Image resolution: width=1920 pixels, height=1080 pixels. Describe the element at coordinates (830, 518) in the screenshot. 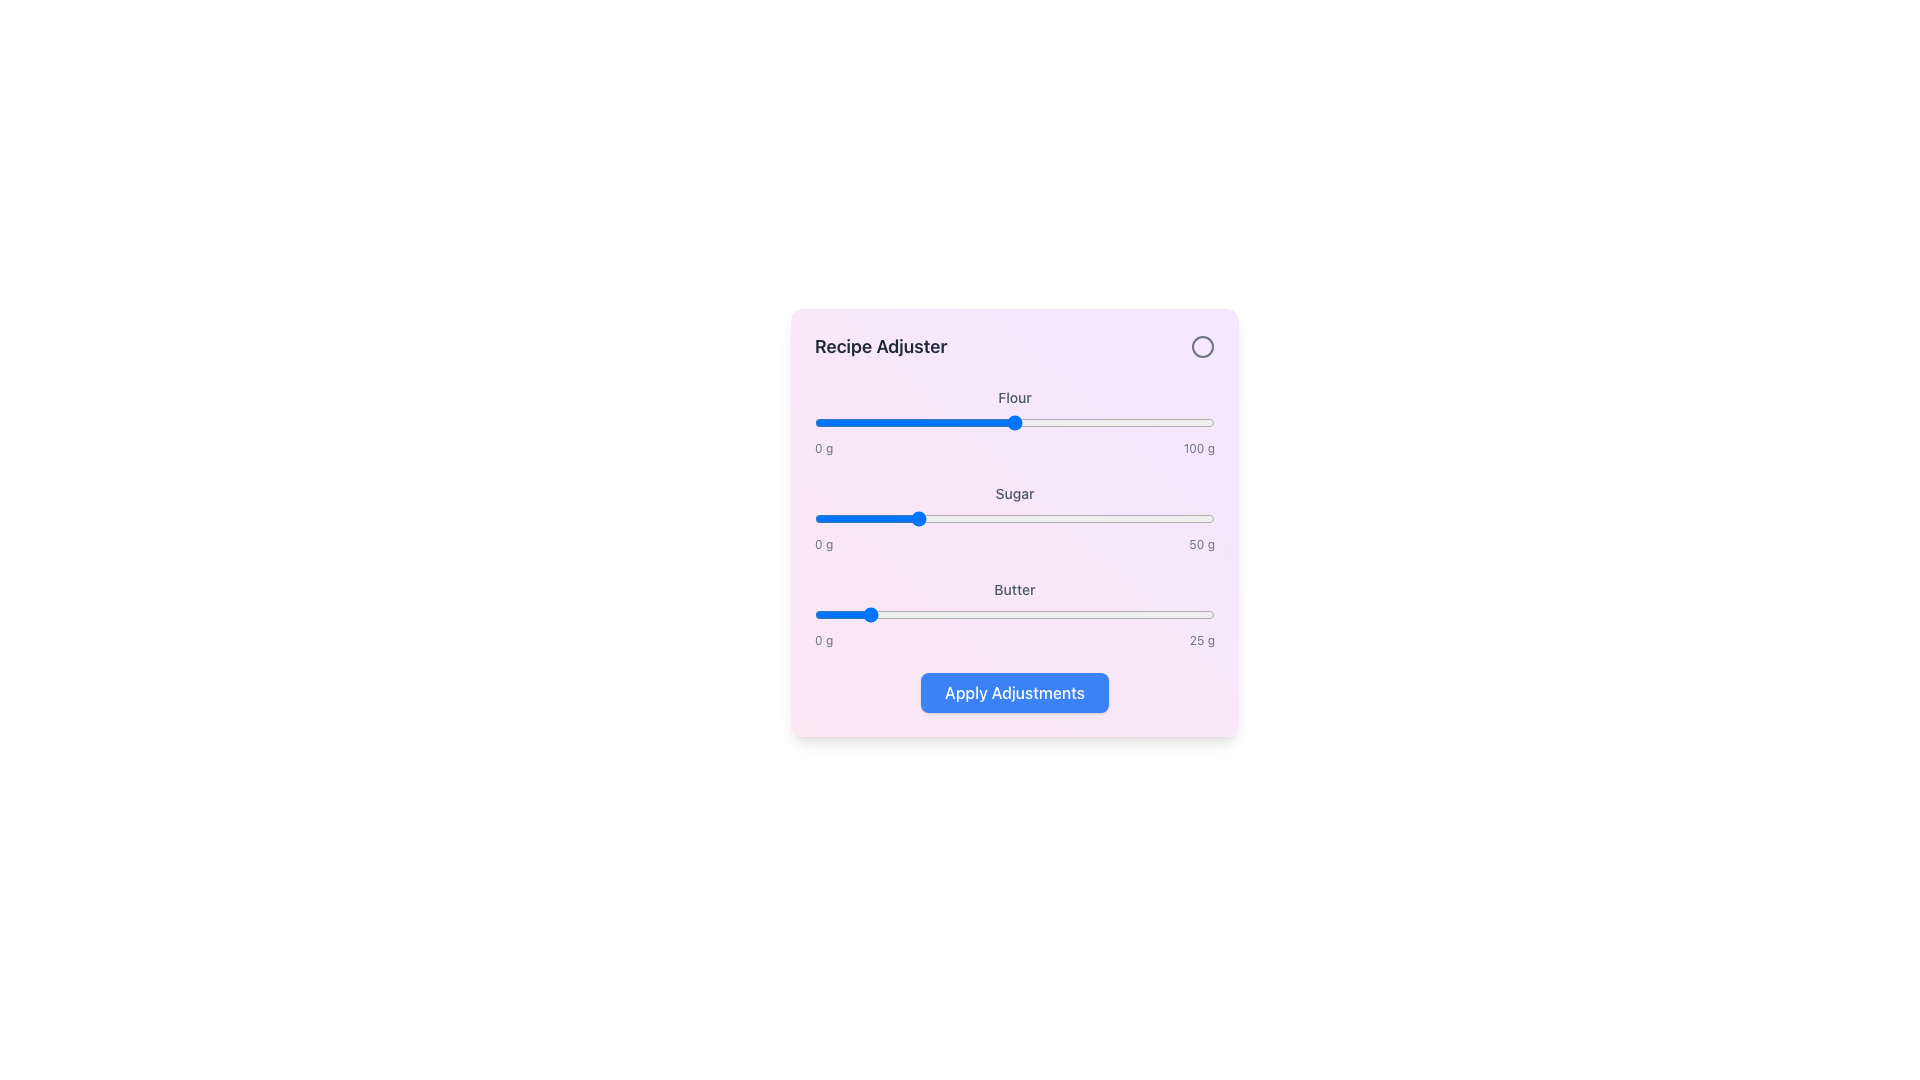

I see `sugar level` at that location.